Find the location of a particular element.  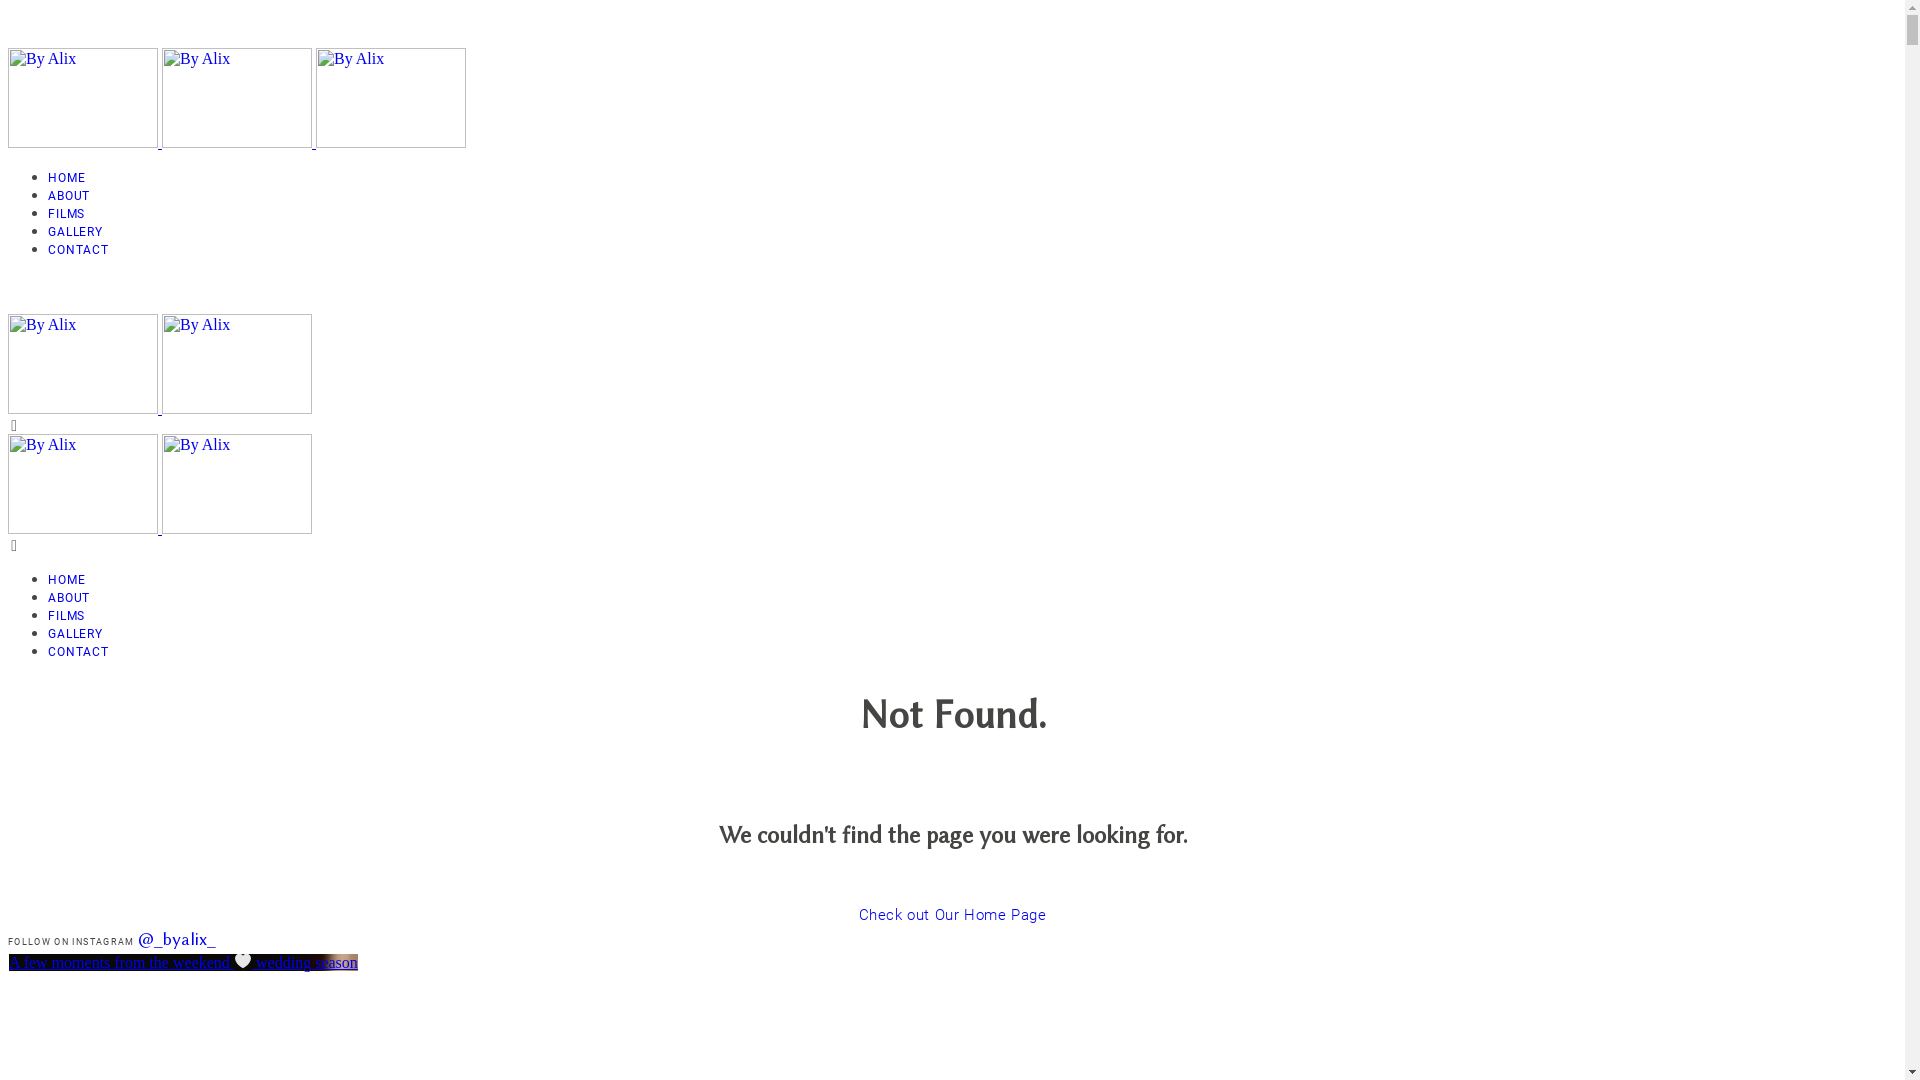

'FILMS' is located at coordinates (66, 213).